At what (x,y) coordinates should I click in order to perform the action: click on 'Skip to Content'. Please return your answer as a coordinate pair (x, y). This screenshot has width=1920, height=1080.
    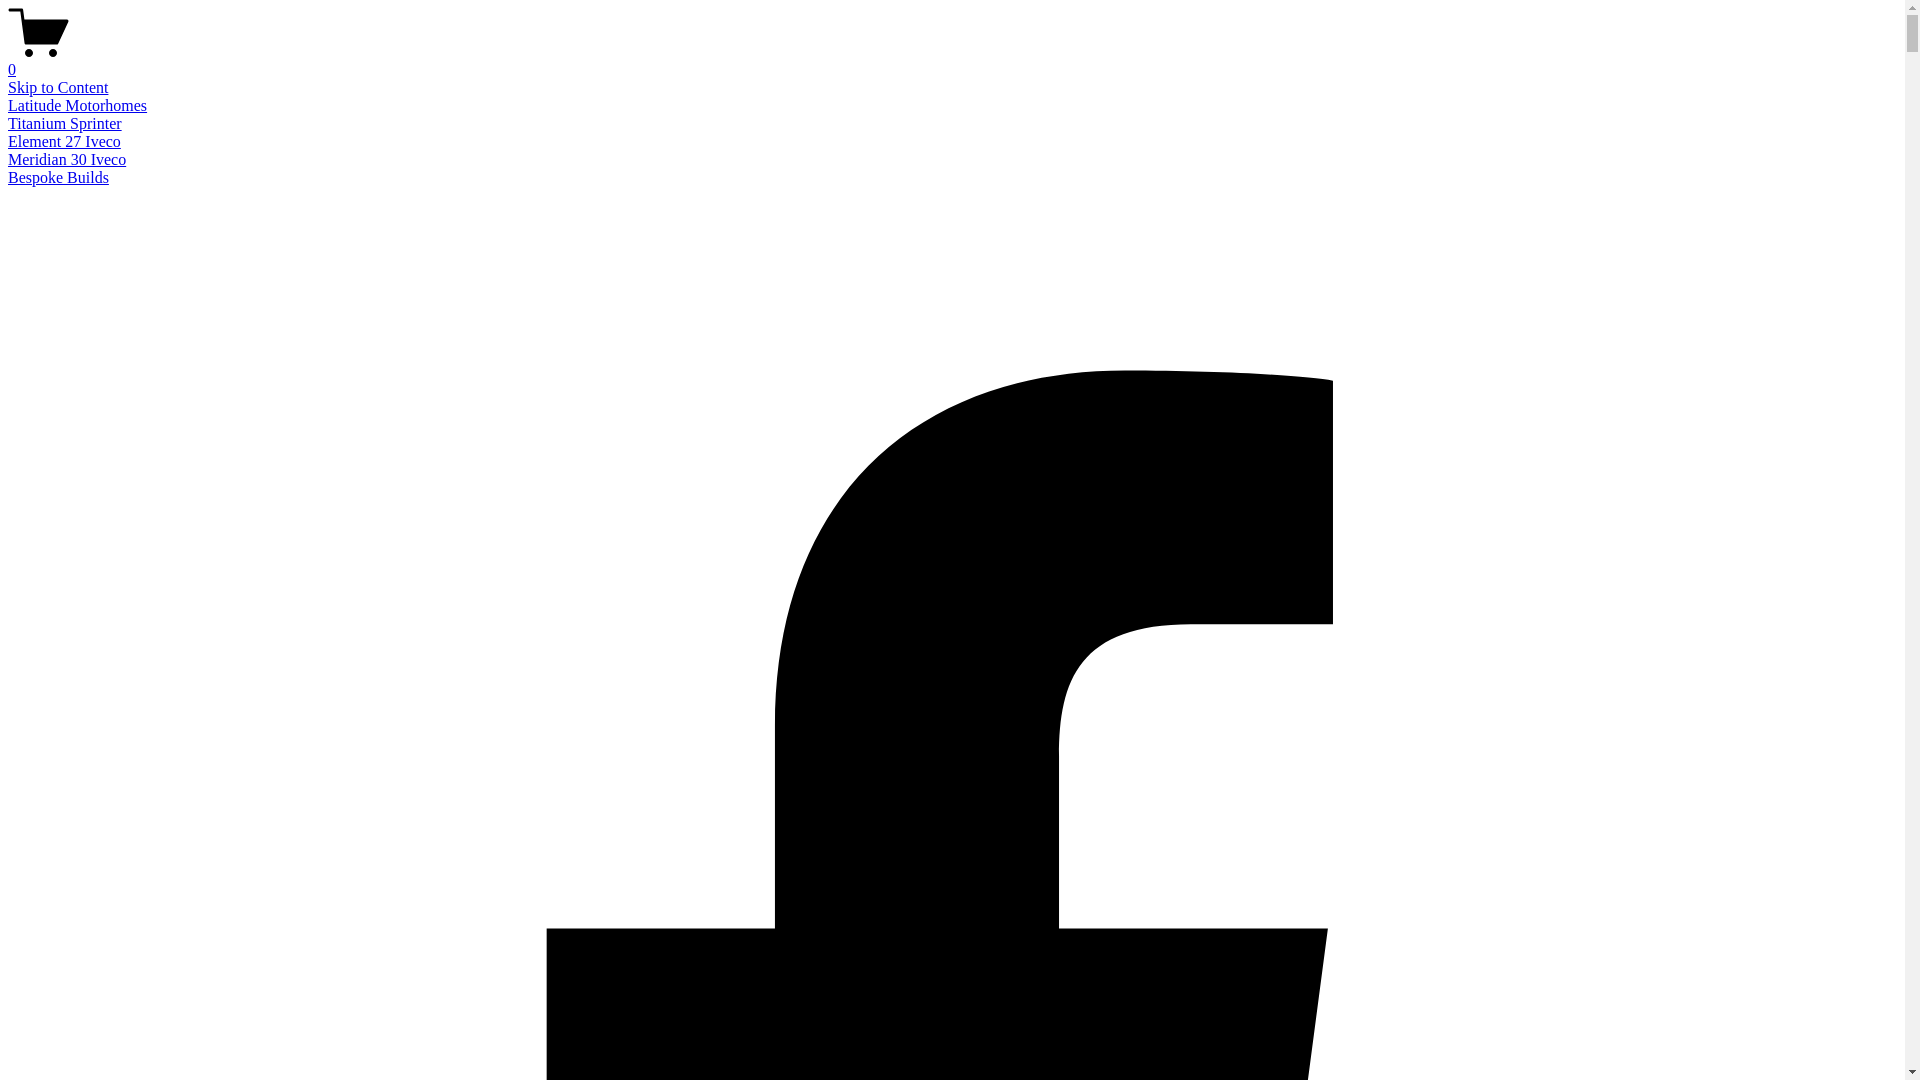
    Looking at the image, I should click on (57, 86).